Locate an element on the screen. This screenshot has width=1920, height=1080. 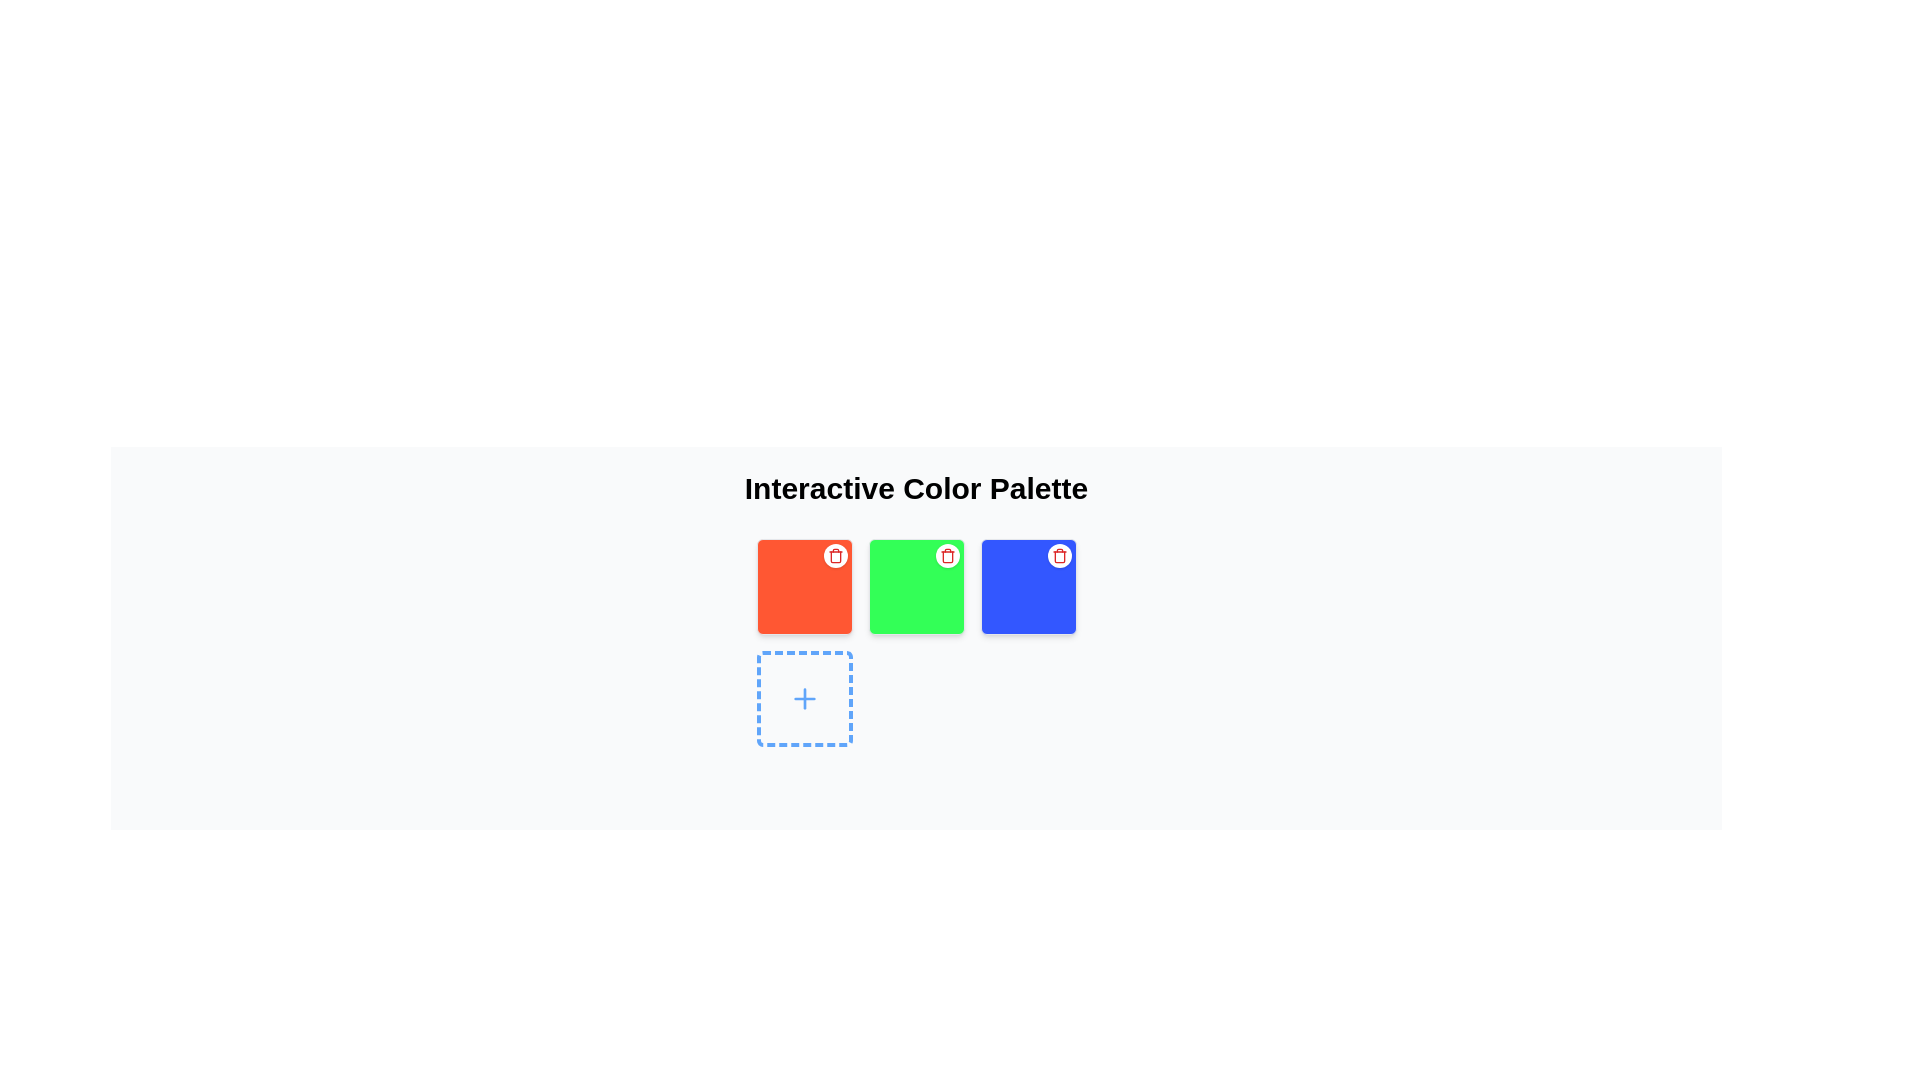
the circular delete button with a red trash bin icon located at the top-right corner of the blue square is located at coordinates (1058, 555).